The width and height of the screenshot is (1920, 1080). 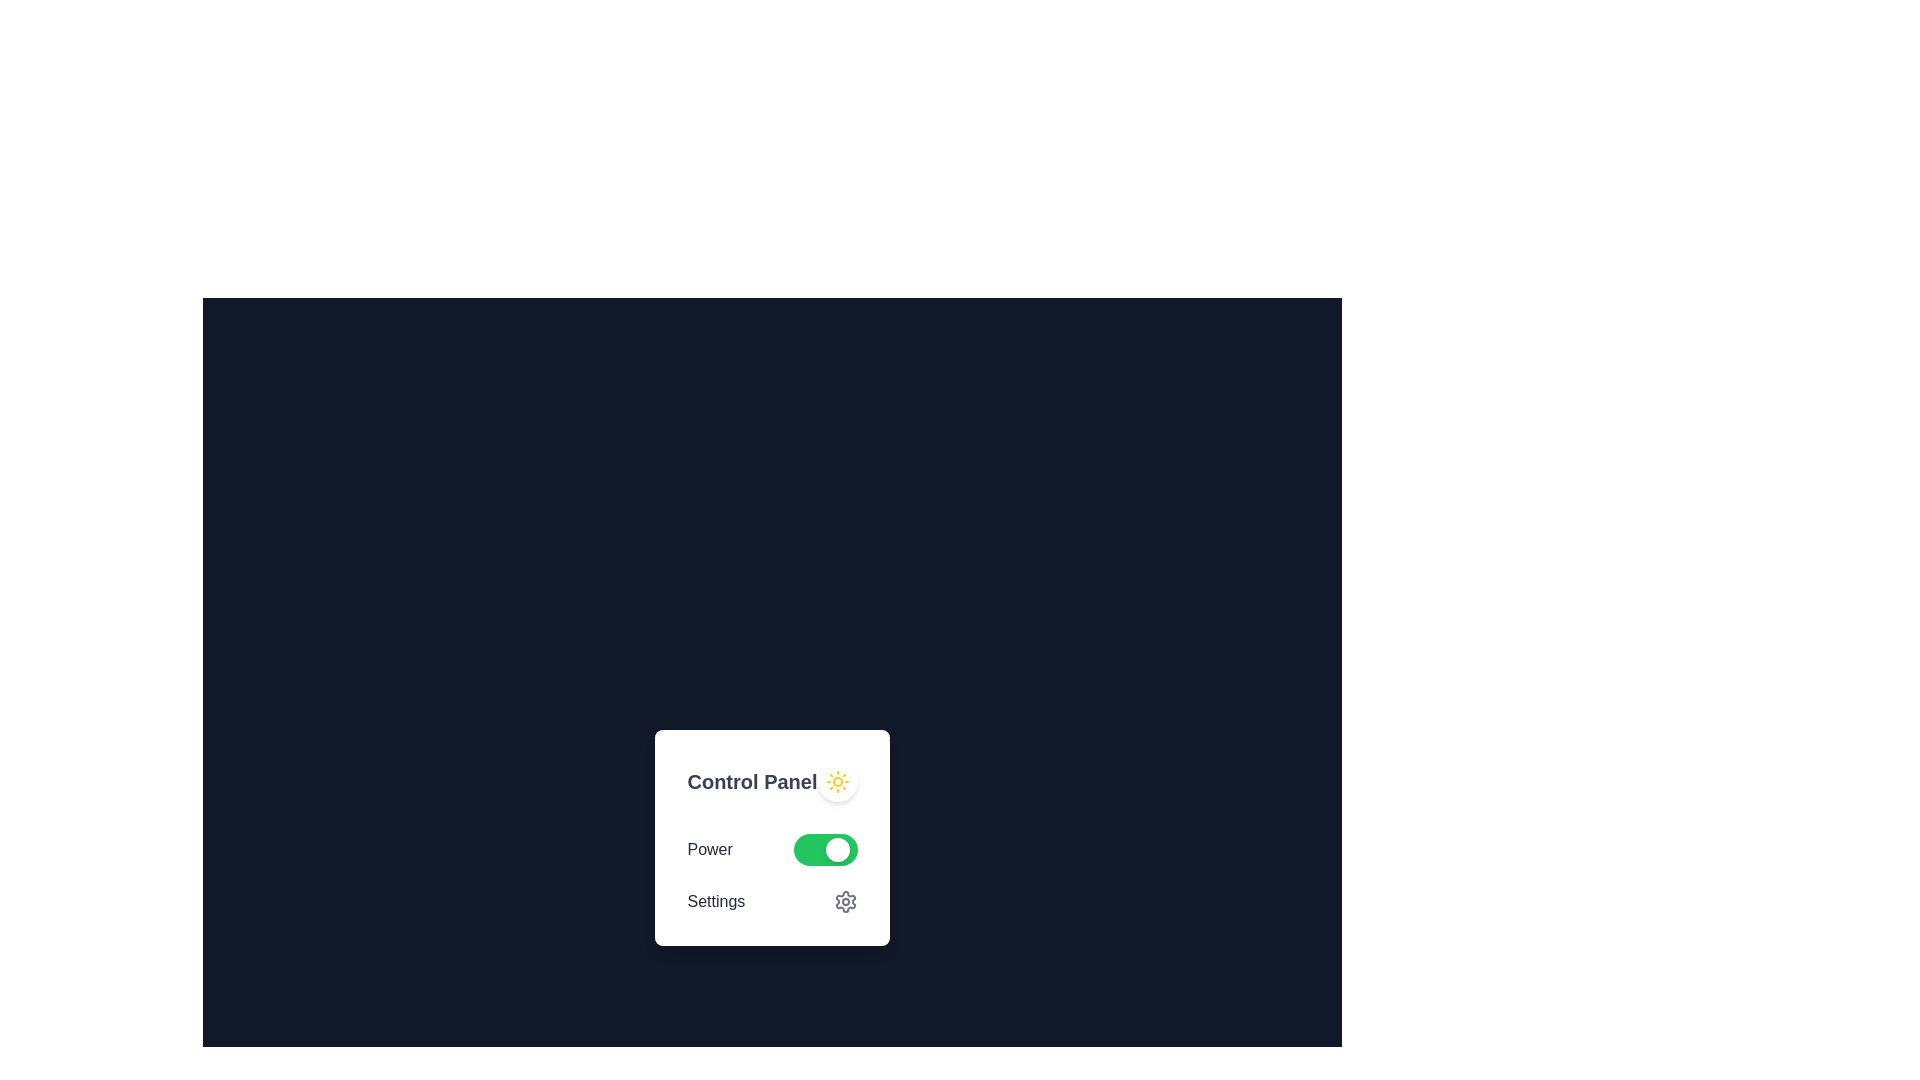 I want to click on the green toggle switch in the 'Power' section of the composite UI component within the 'Control Panel' interface to change its state, so click(x=771, y=873).